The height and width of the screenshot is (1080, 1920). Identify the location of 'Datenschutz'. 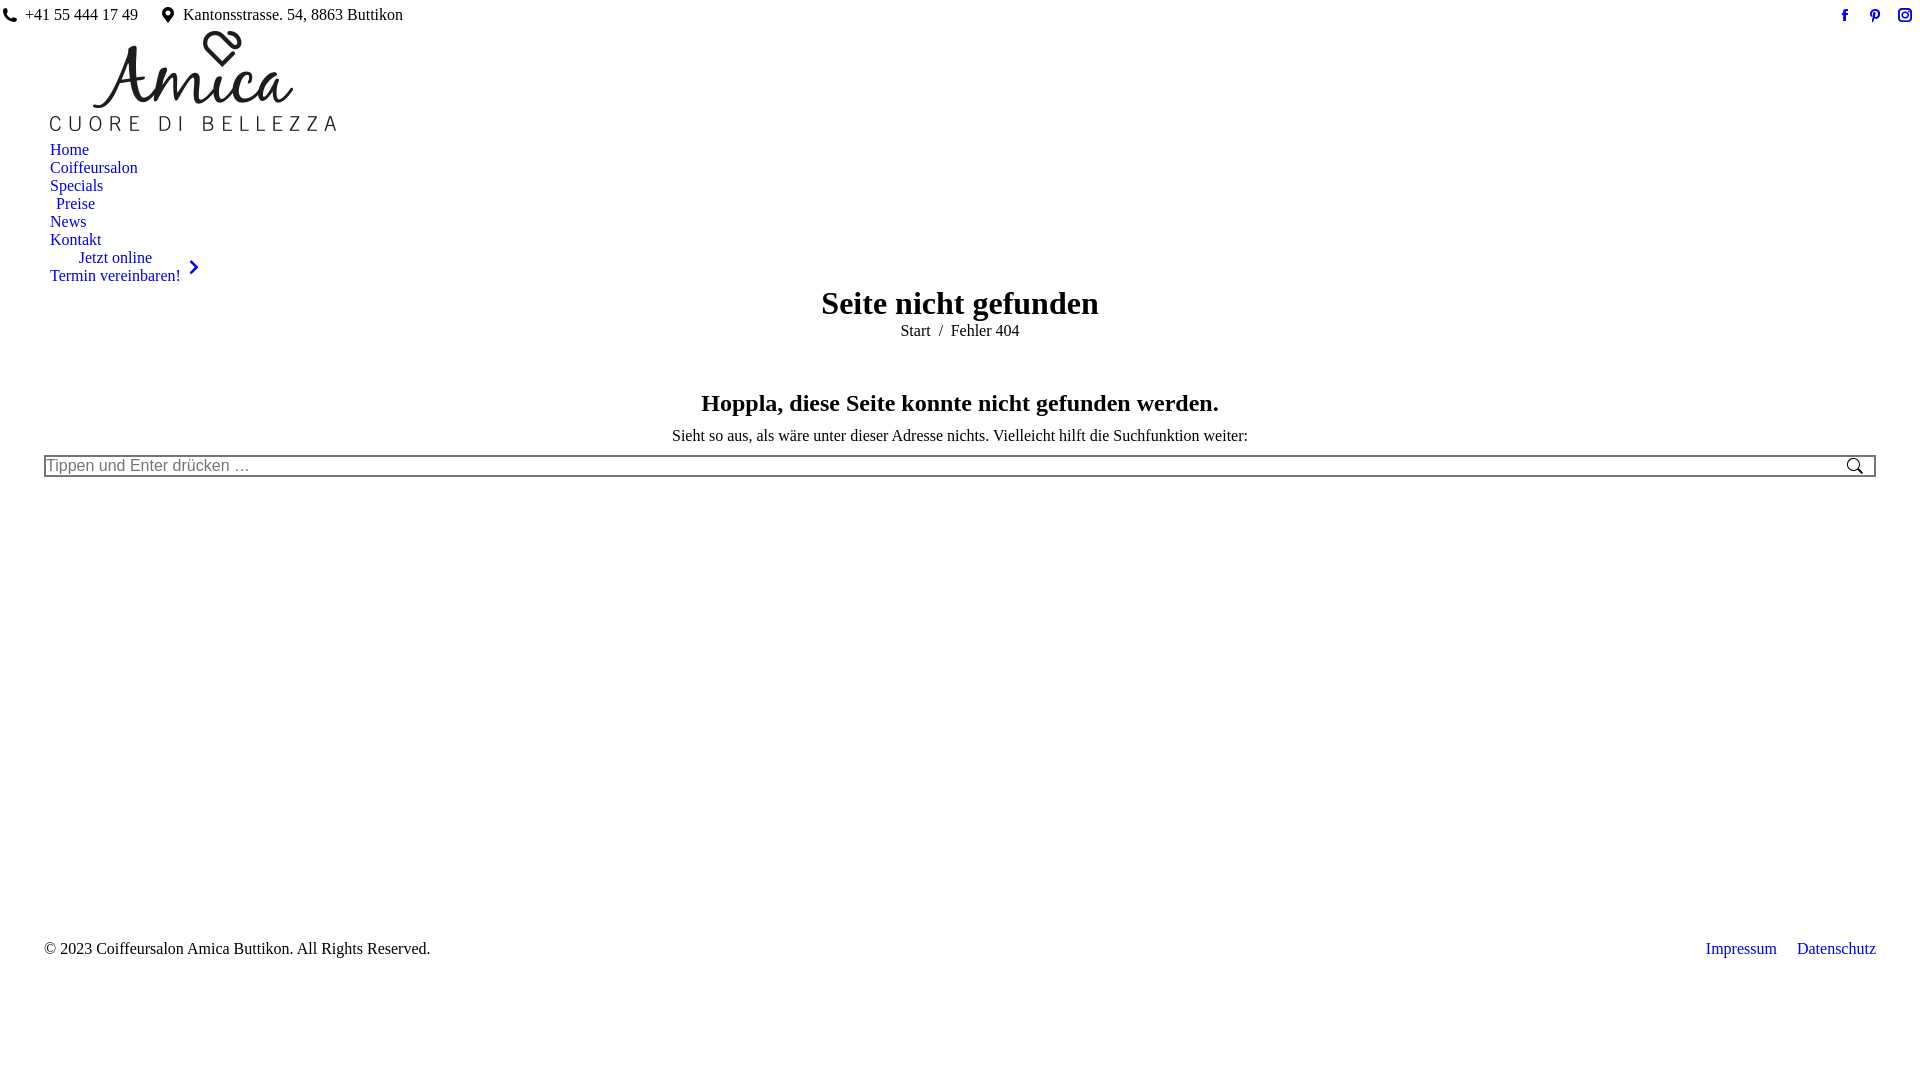
(1836, 947).